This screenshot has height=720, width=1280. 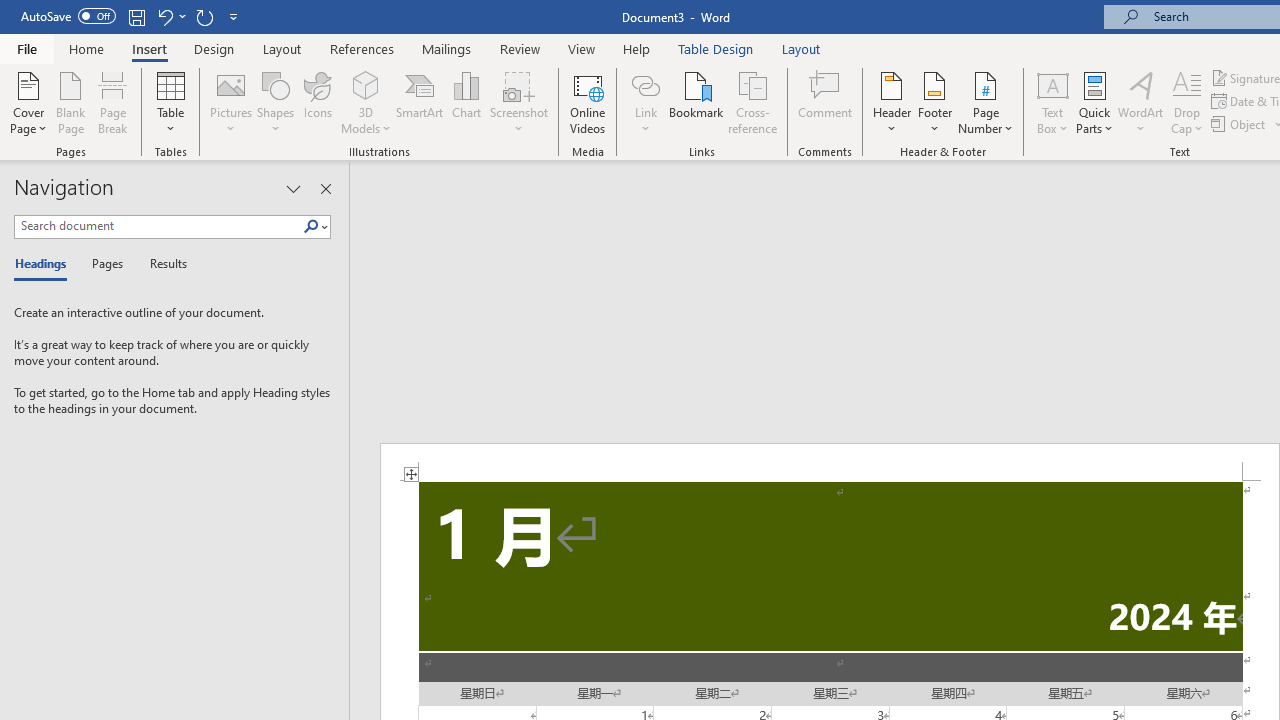 What do you see at coordinates (68, 16) in the screenshot?
I see `'AutoSave'` at bounding box center [68, 16].